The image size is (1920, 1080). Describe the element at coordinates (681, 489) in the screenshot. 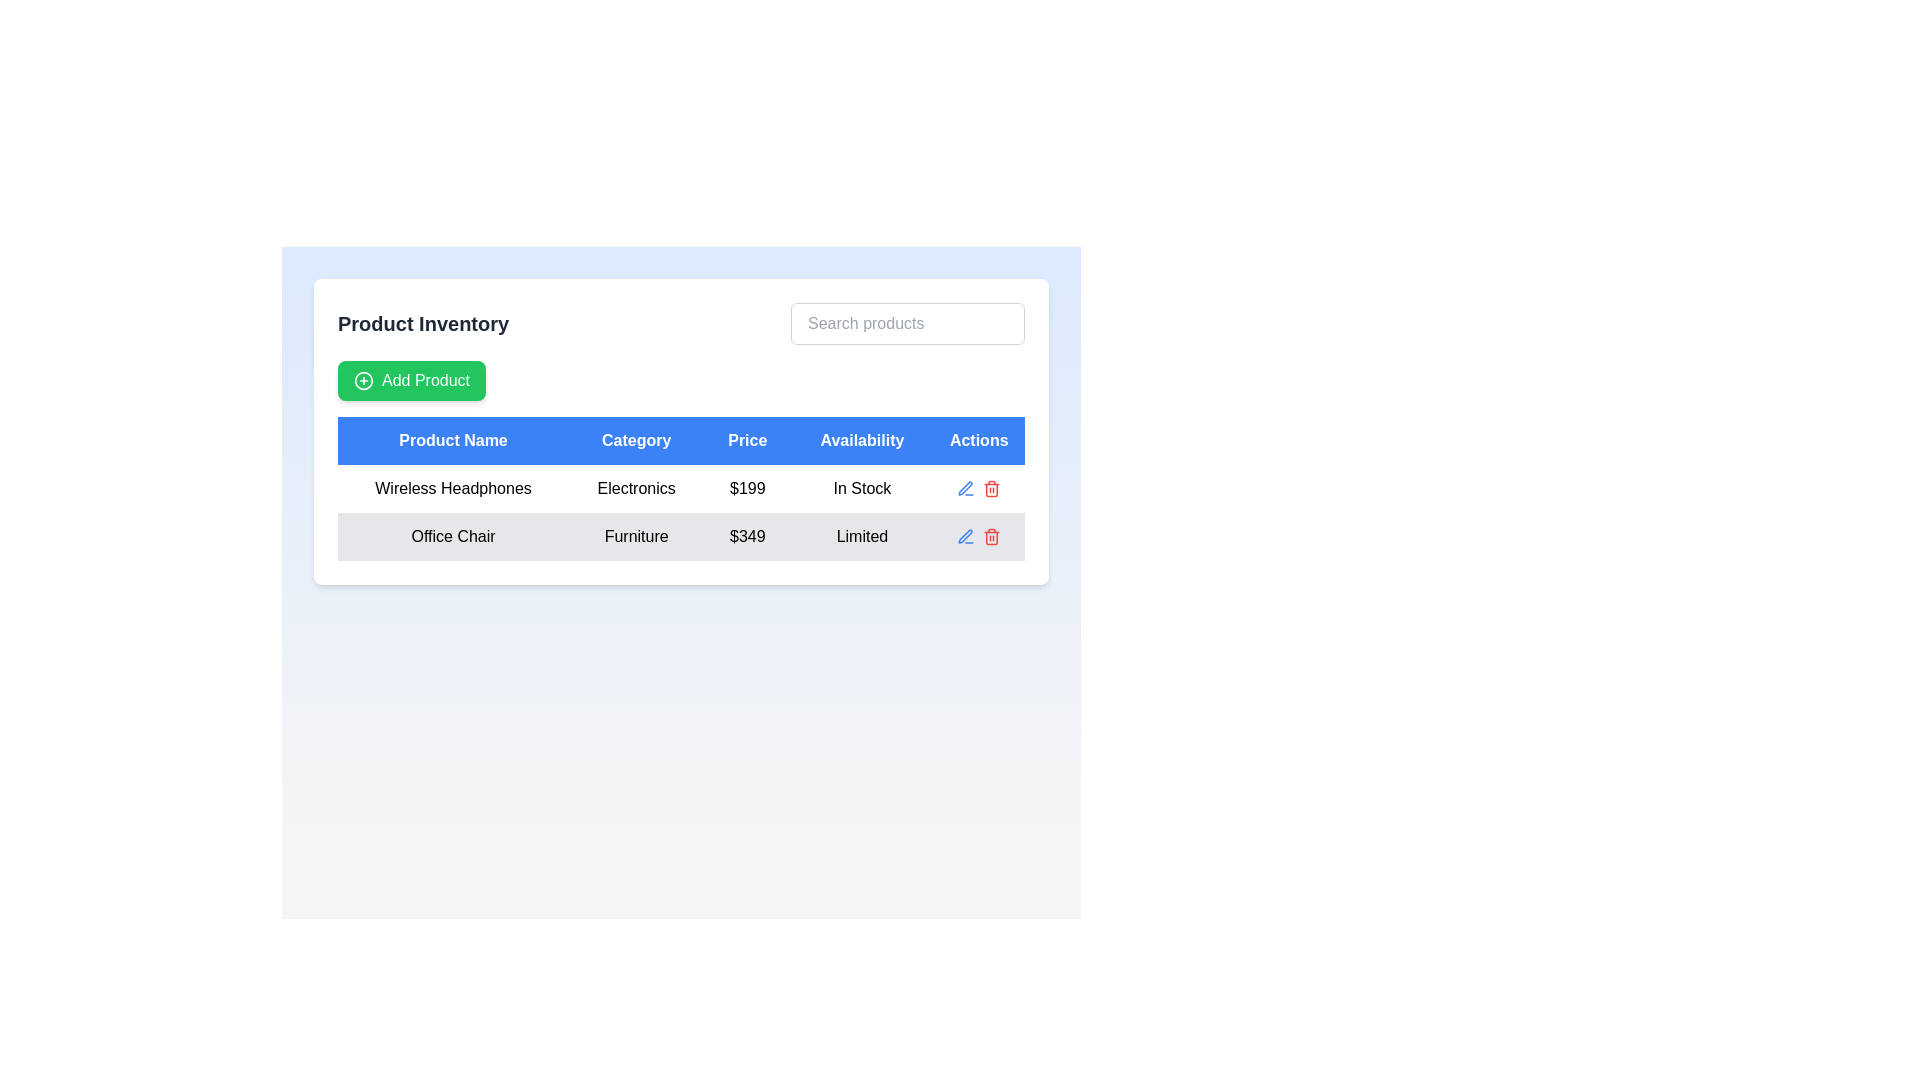

I see `a row in the Data Table labeled 'Product Name', 'Category', 'Price', 'Availability', and 'Actions'` at that location.